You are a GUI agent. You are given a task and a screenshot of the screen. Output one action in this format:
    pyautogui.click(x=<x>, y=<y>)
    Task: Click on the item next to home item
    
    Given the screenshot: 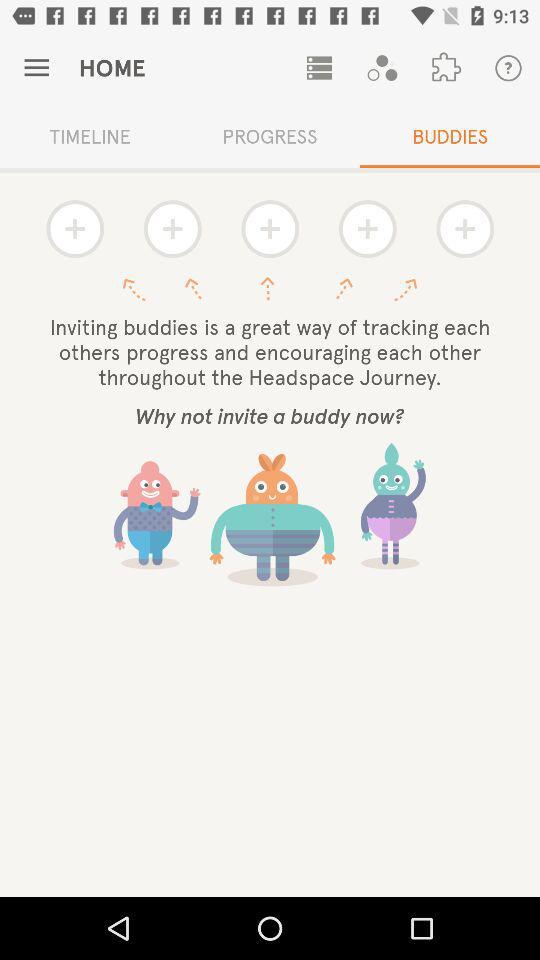 What is the action you would take?
    pyautogui.click(x=319, y=68)
    